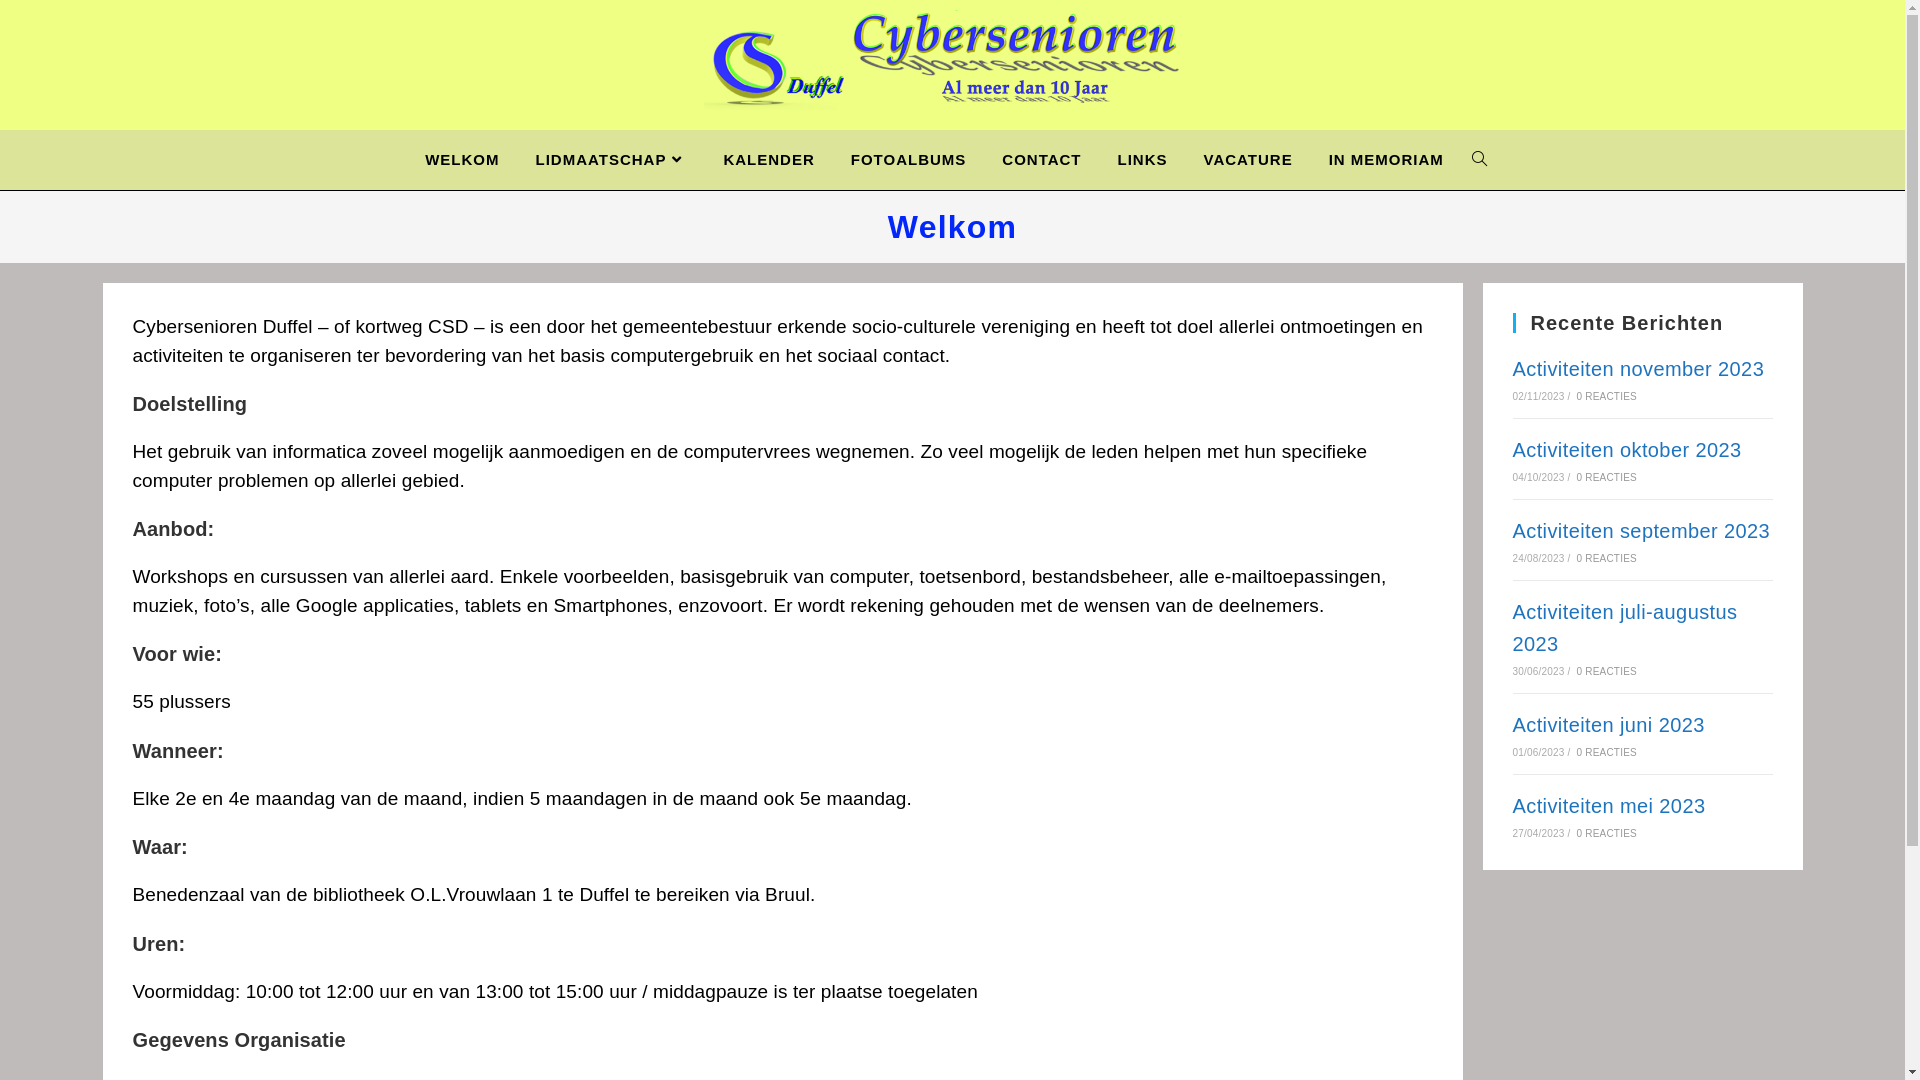 Image resolution: width=1920 pixels, height=1080 pixels. I want to click on '0 REACTIES', so click(1607, 671).